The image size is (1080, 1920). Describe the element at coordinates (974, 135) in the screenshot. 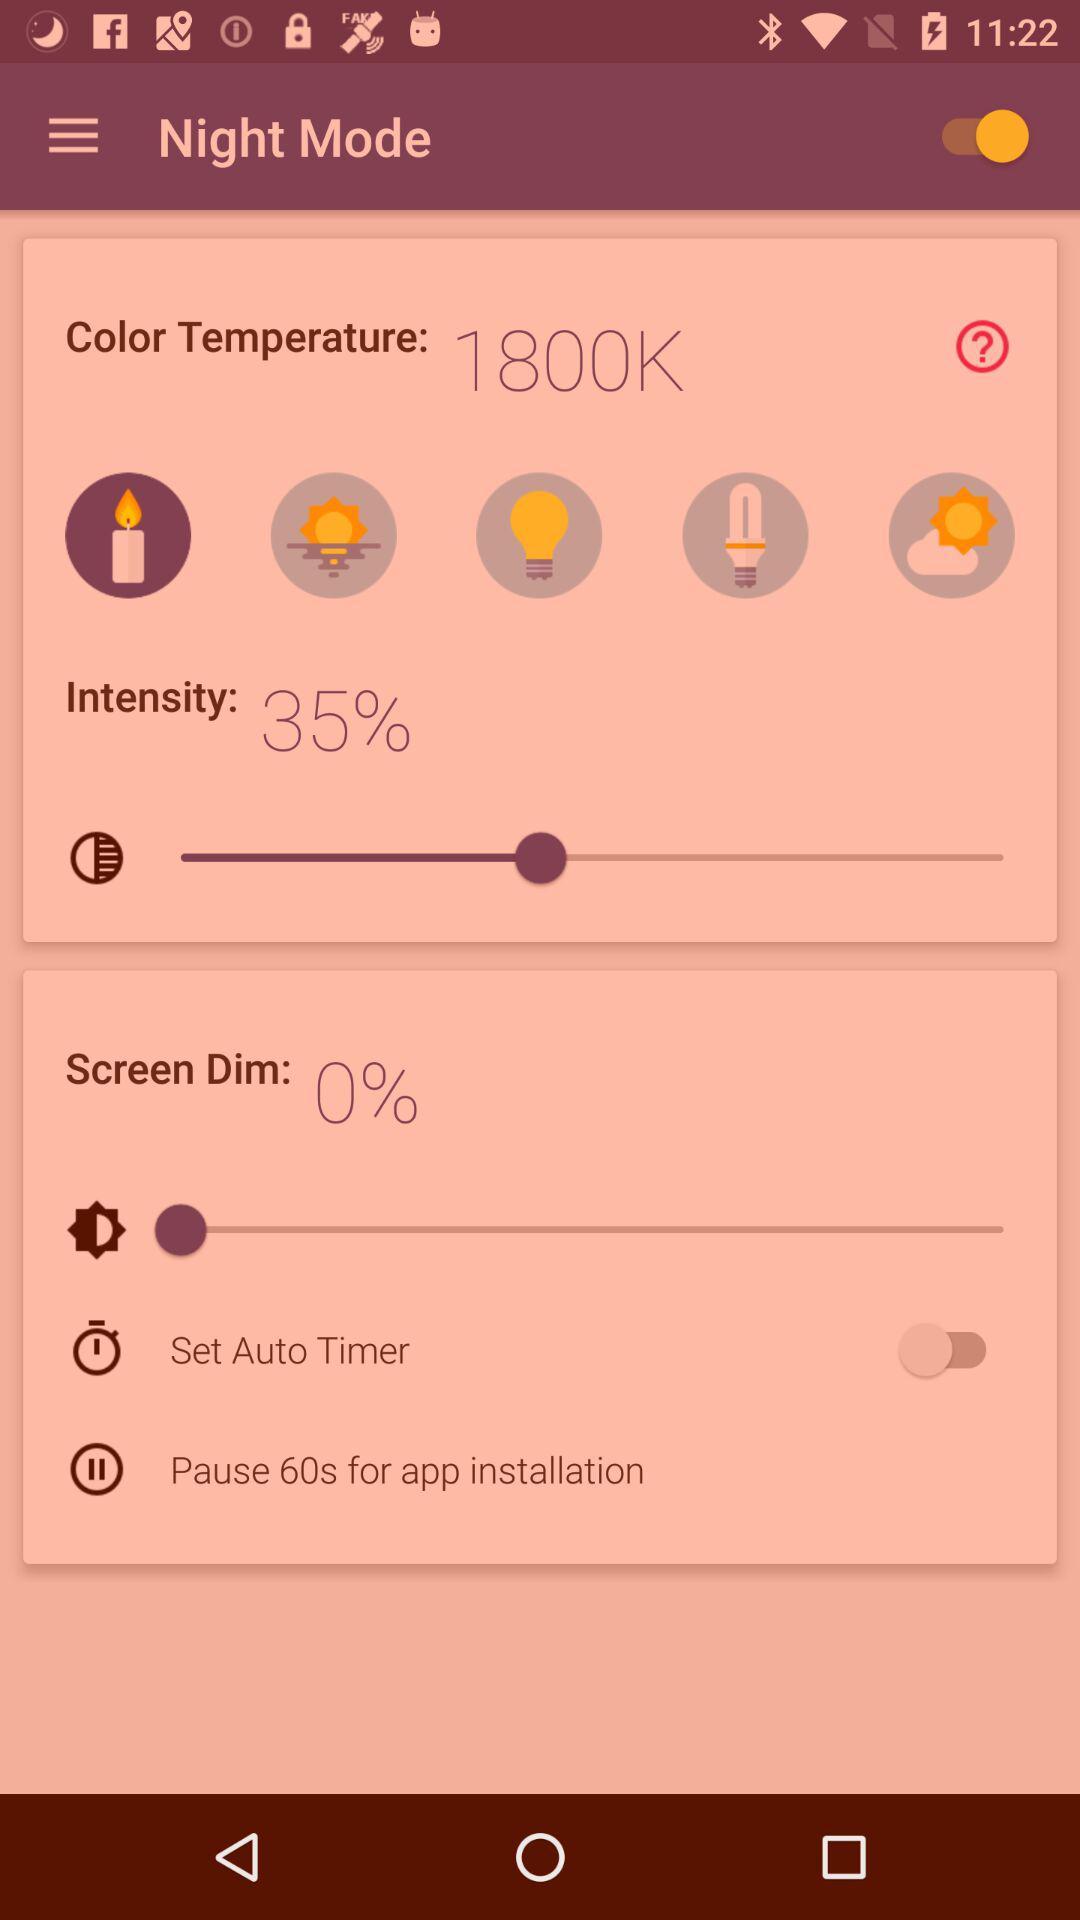

I see `the app next to night mode item` at that location.